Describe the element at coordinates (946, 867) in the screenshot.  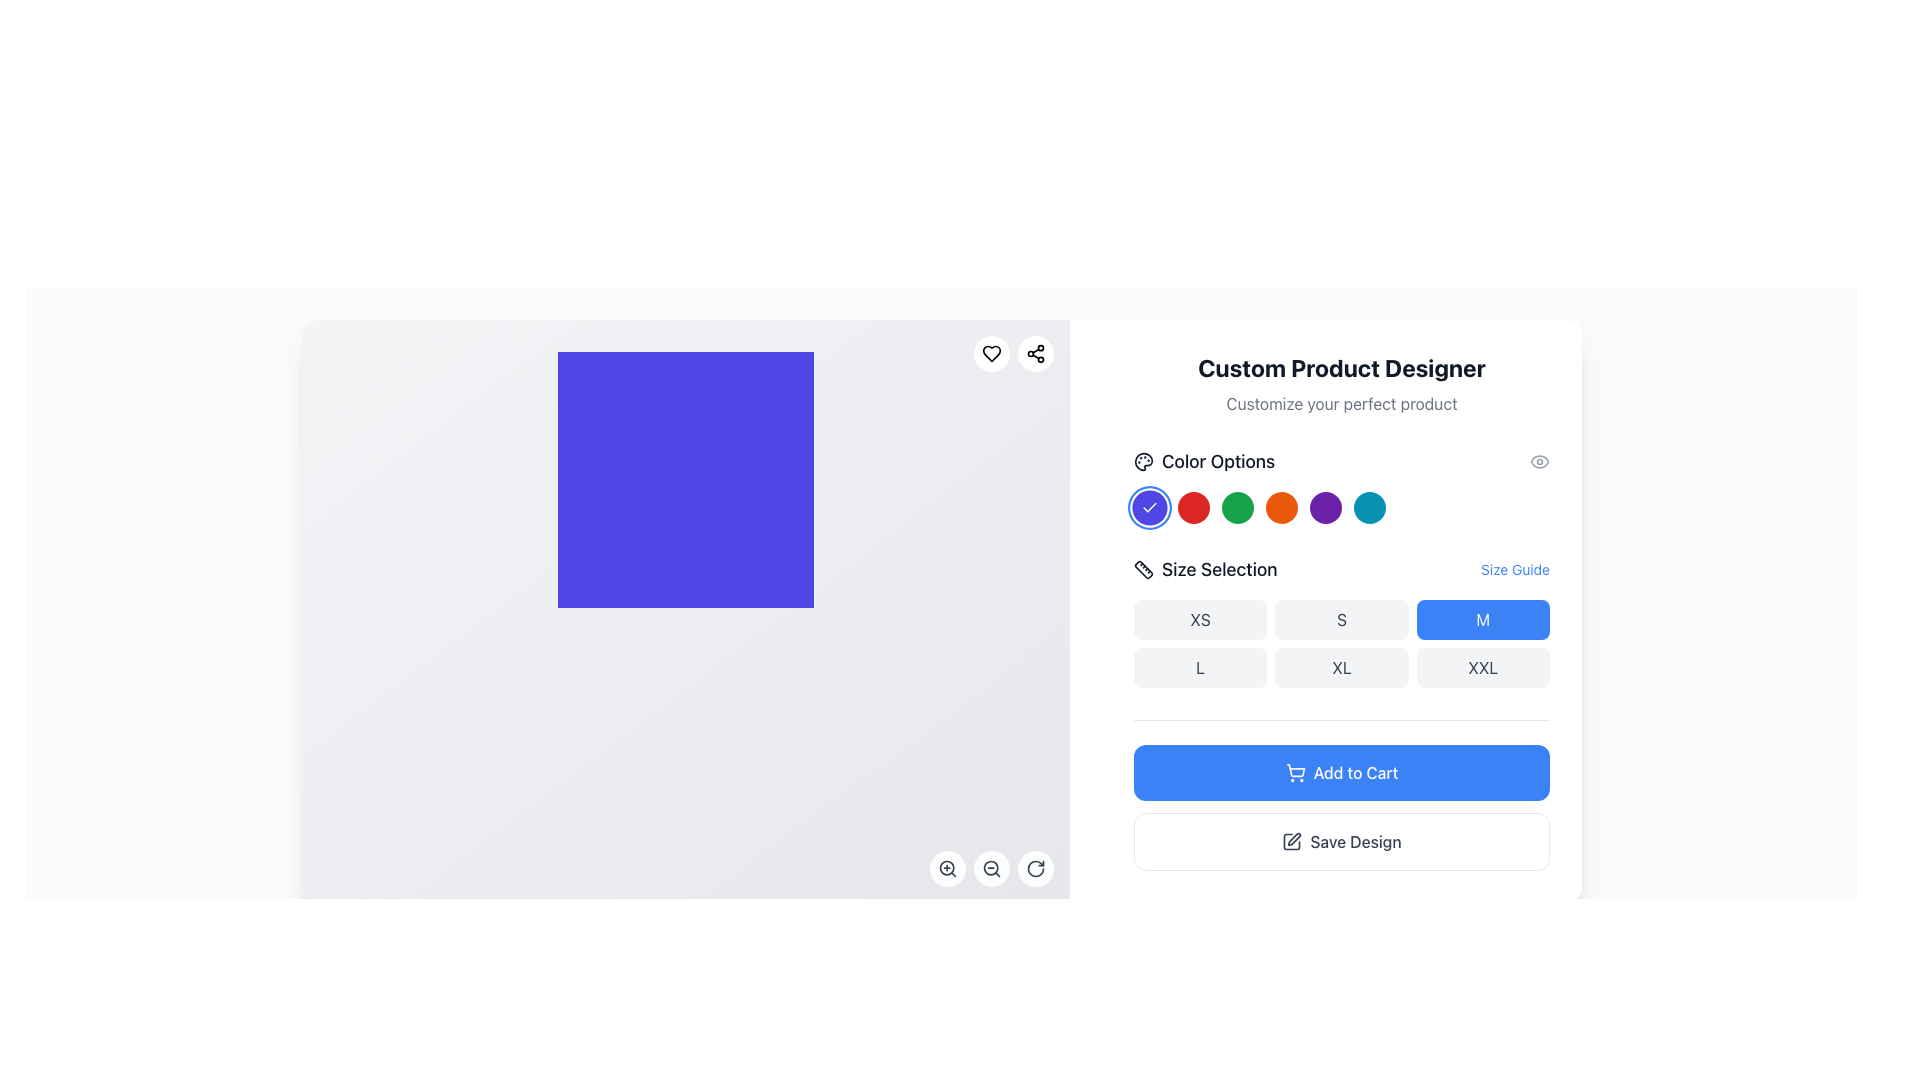
I see `the zoom icon located near the bottom-right corner of the main interface` at that location.